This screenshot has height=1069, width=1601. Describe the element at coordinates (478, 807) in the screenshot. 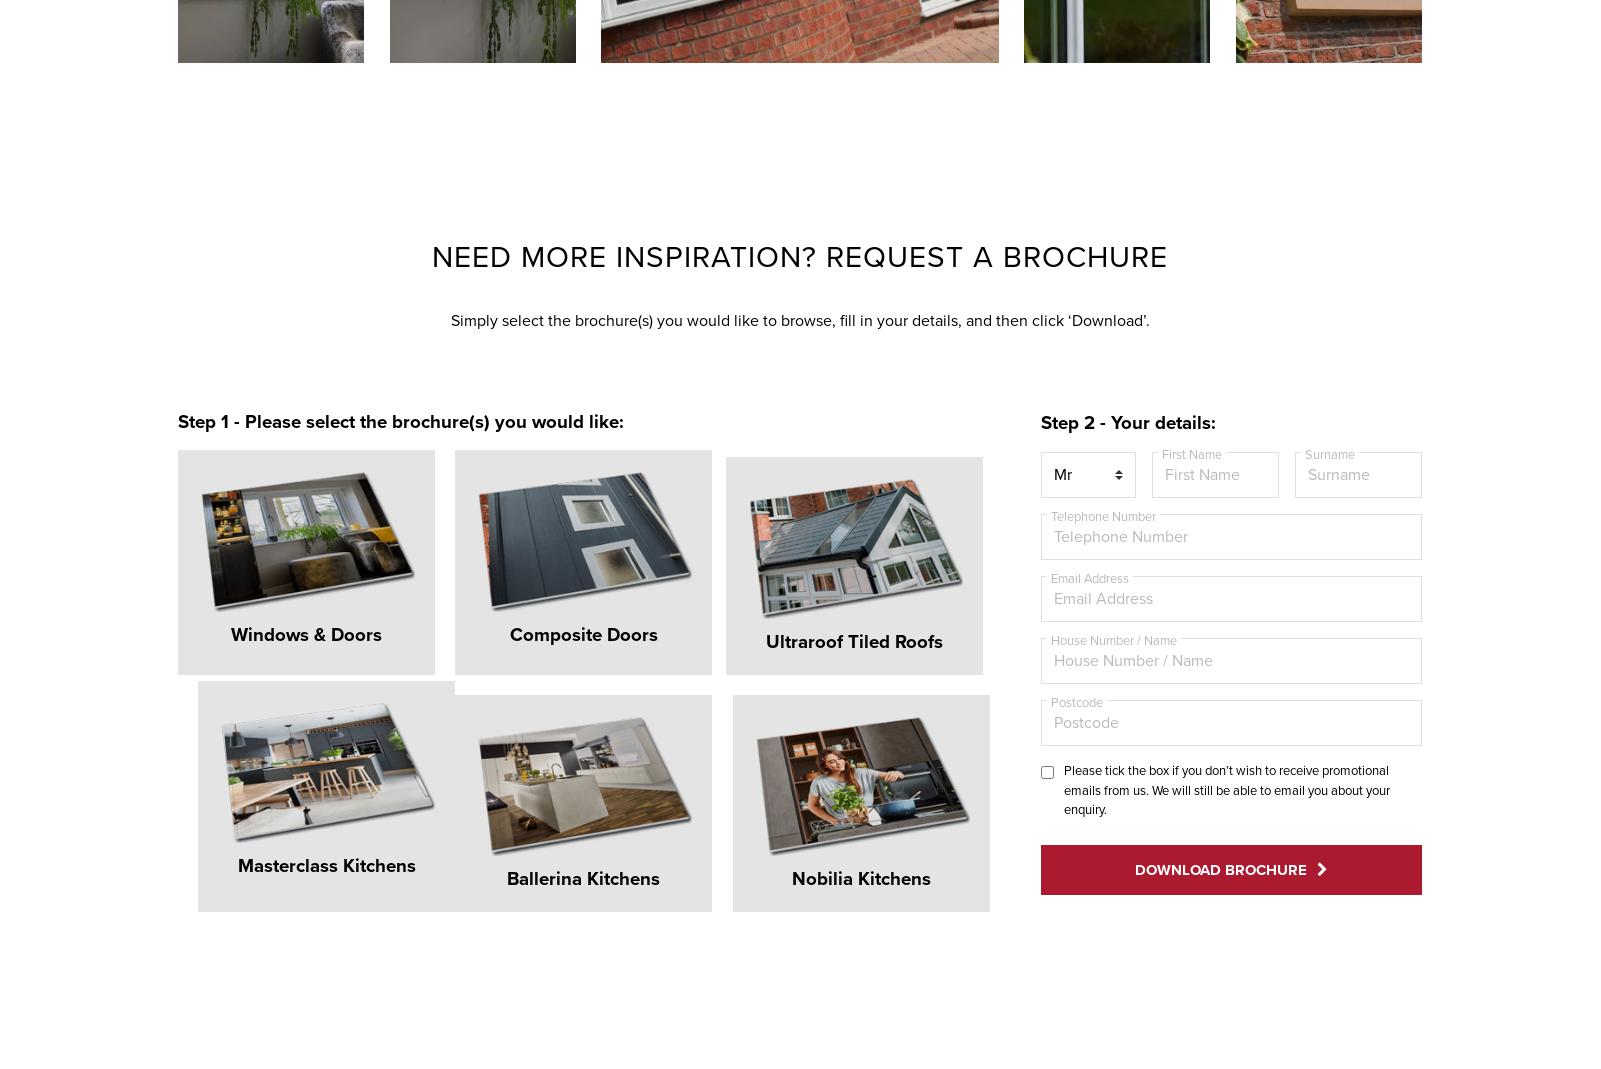

I see `'Nobilia Kitchens'` at that location.